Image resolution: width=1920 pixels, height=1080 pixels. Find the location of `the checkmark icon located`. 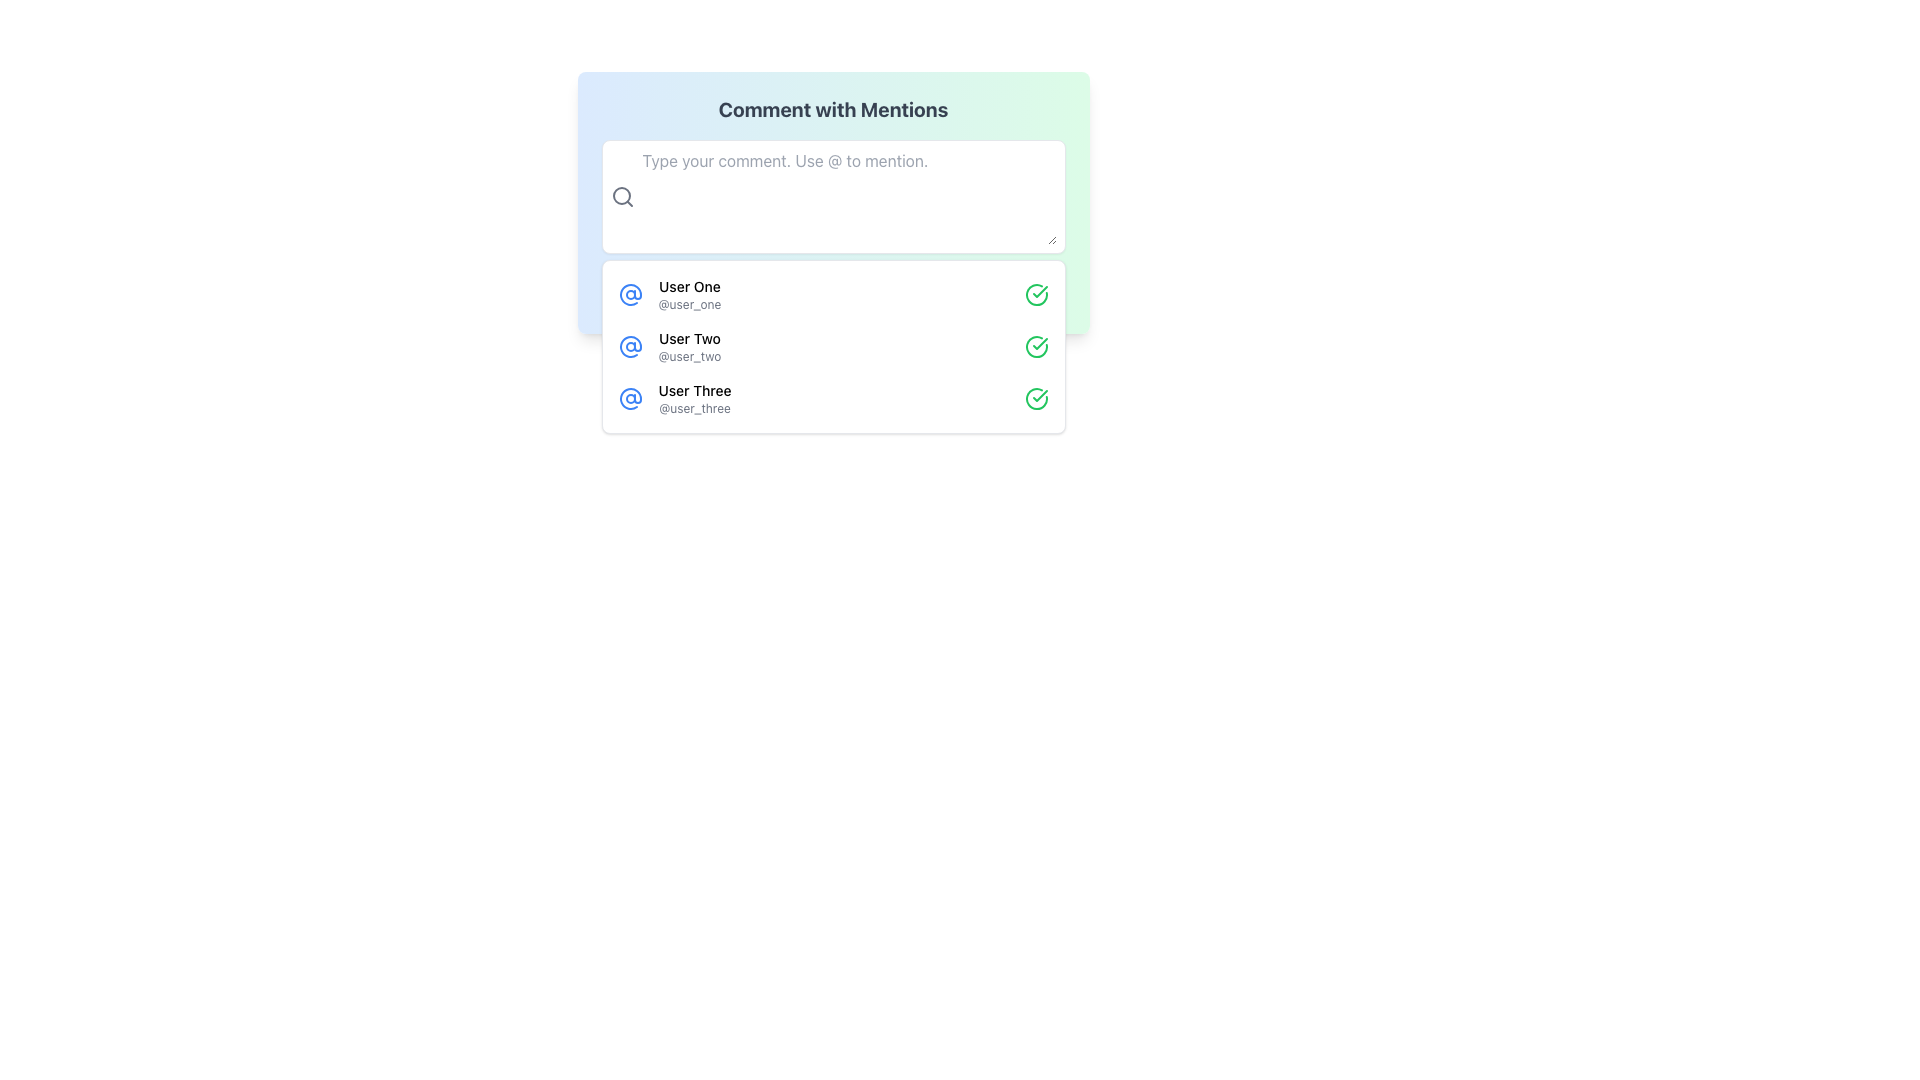

the checkmark icon located is located at coordinates (1036, 398).